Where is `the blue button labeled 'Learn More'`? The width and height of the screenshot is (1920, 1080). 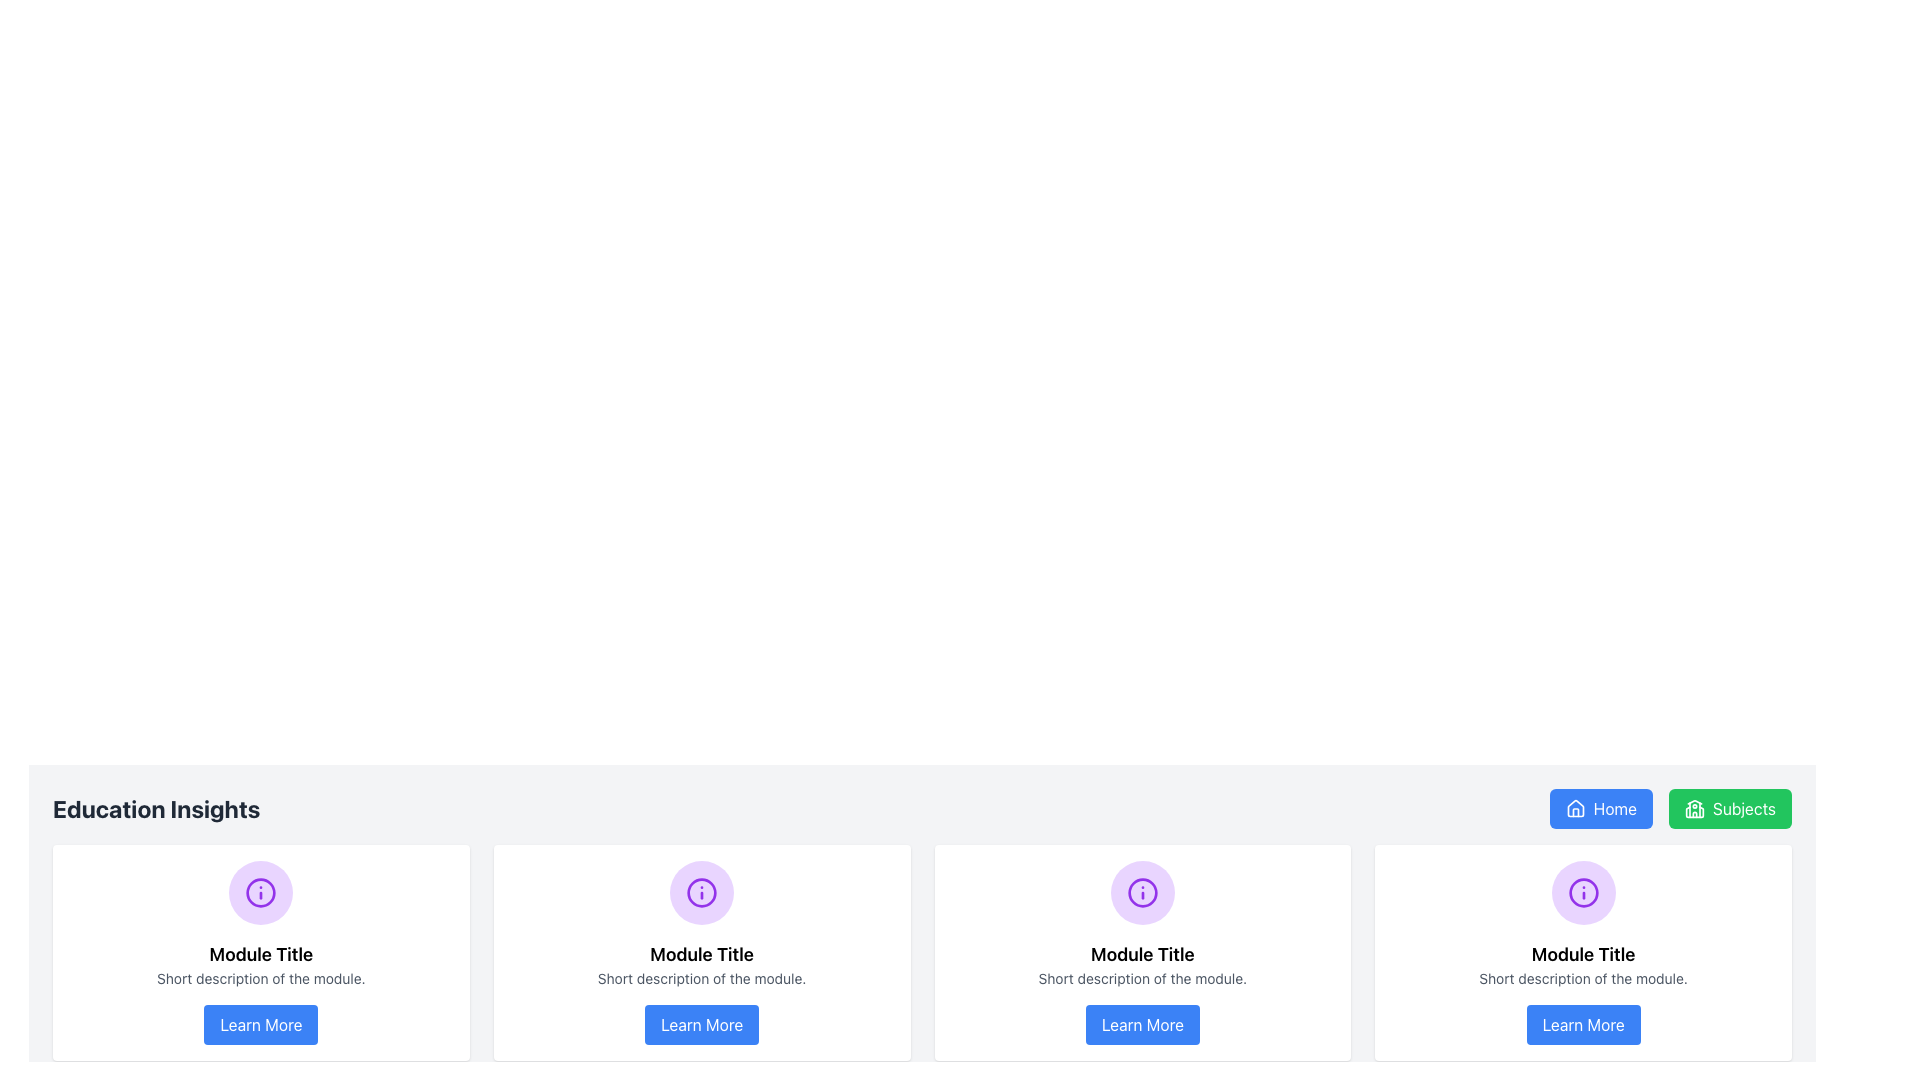 the blue button labeled 'Learn More' is located at coordinates (260, 1025).